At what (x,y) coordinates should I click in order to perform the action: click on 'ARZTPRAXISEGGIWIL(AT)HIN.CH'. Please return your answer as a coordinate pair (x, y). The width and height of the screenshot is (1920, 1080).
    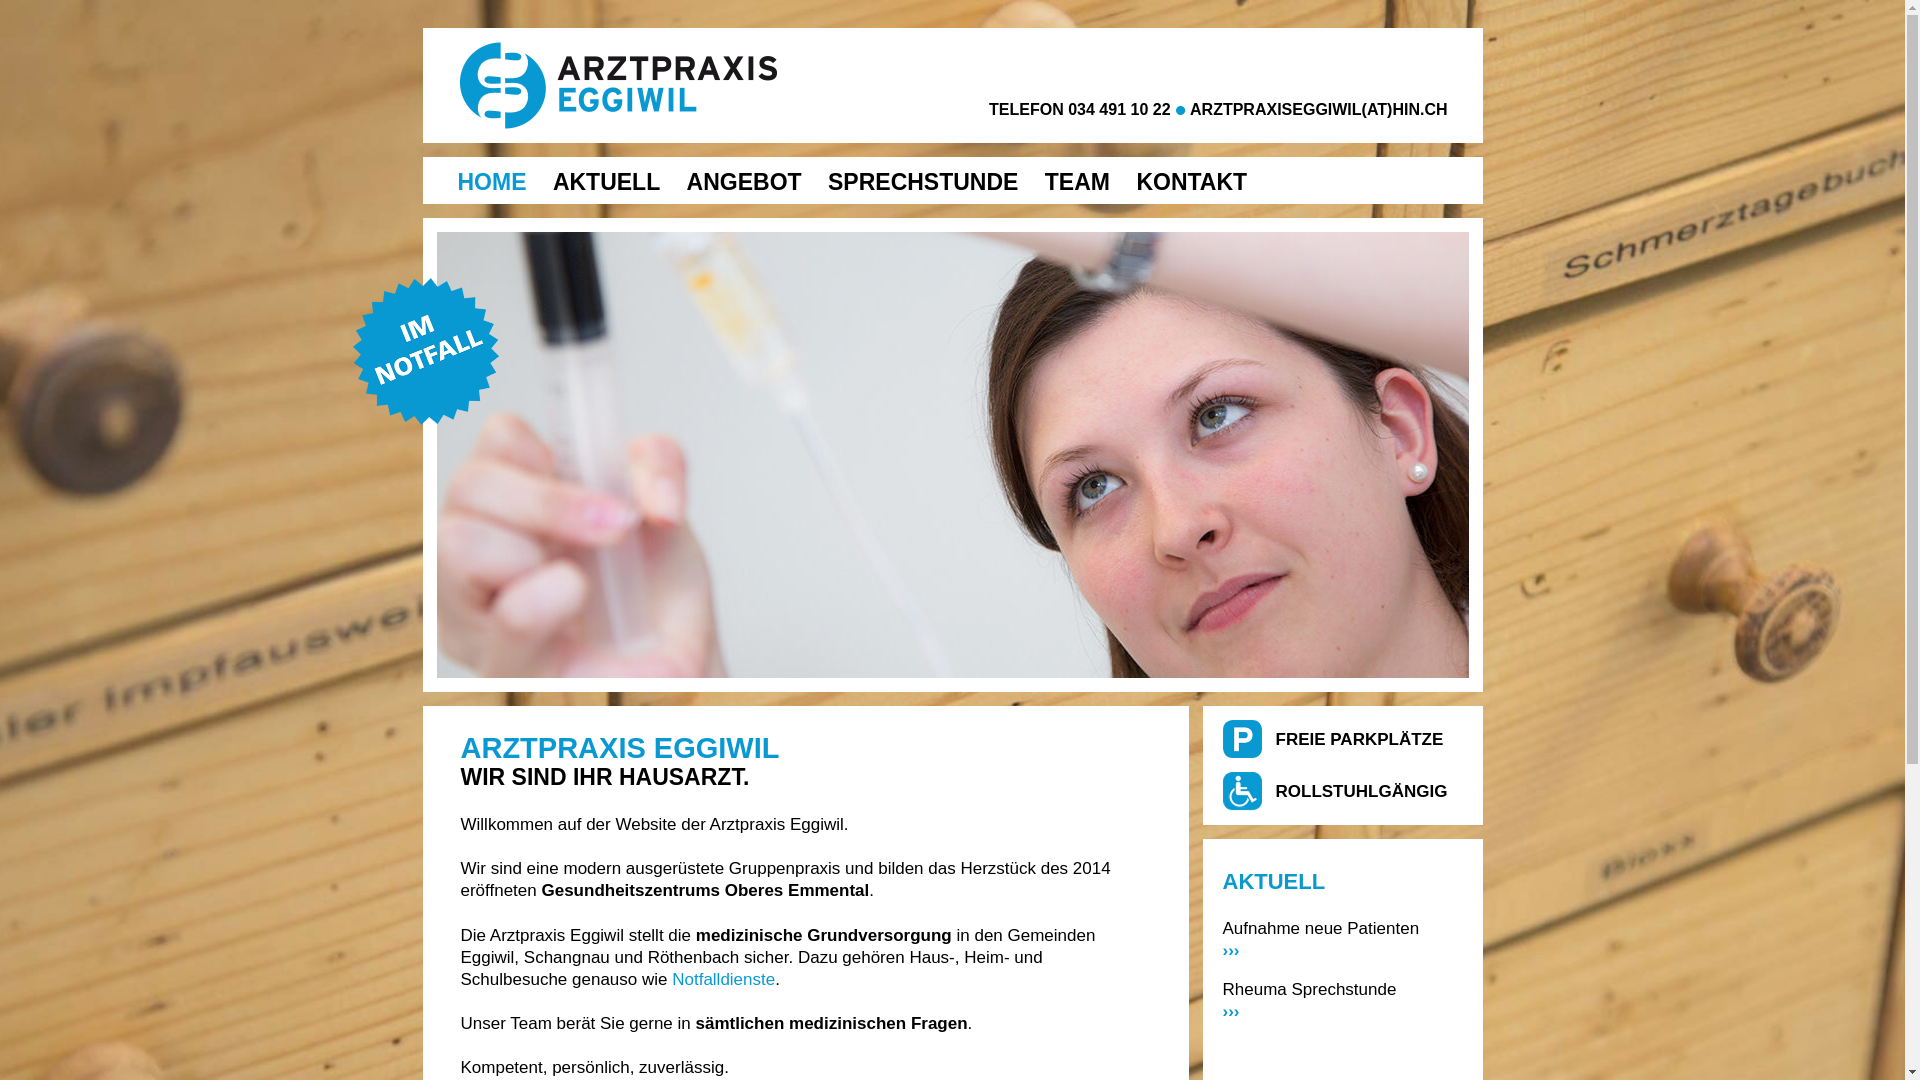
    Looking at the image, I should click on (1318, 109).